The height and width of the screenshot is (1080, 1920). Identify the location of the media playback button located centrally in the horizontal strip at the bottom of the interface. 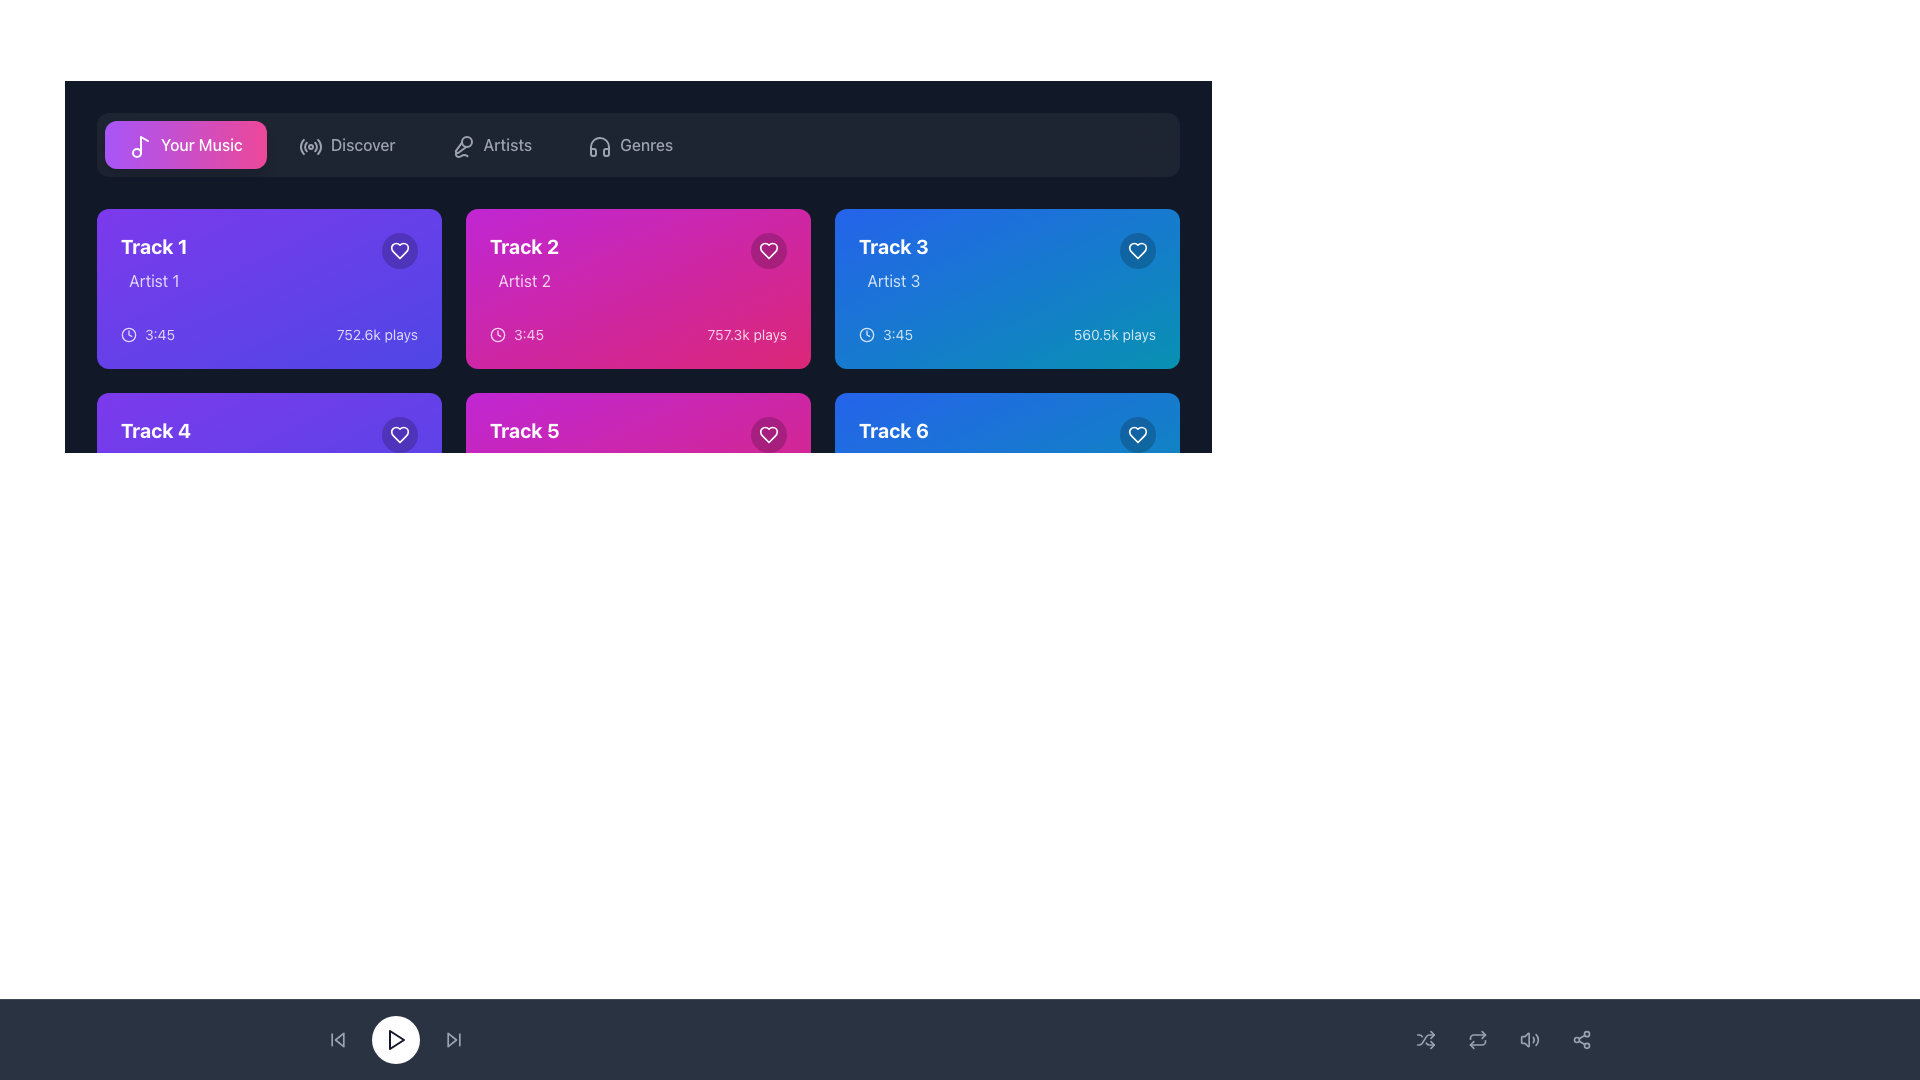
(395, 1039).